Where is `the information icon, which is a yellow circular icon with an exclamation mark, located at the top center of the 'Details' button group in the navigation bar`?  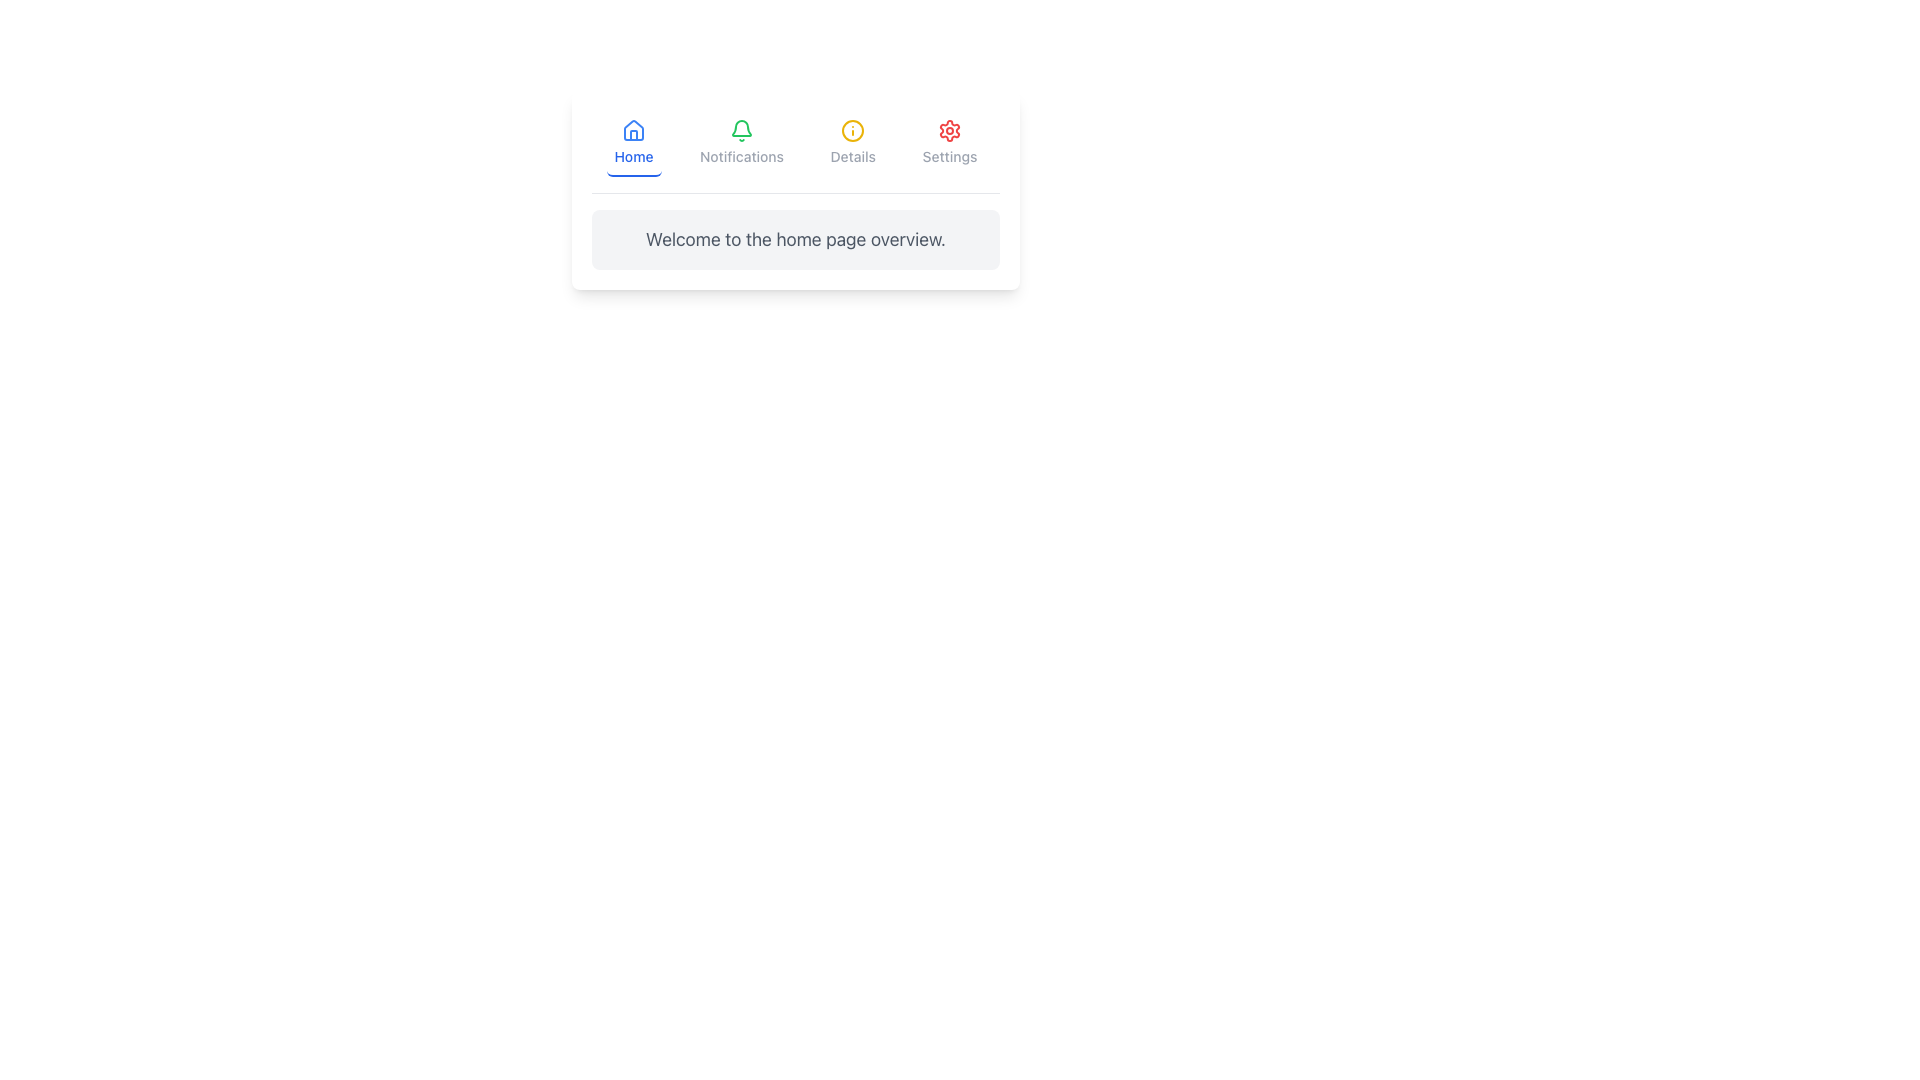 the information icon, which is a yellow circular icon with an exclamation mark, located at the top center of the 'Details' button group in the navigation bar is located at coordinates (853, 131).